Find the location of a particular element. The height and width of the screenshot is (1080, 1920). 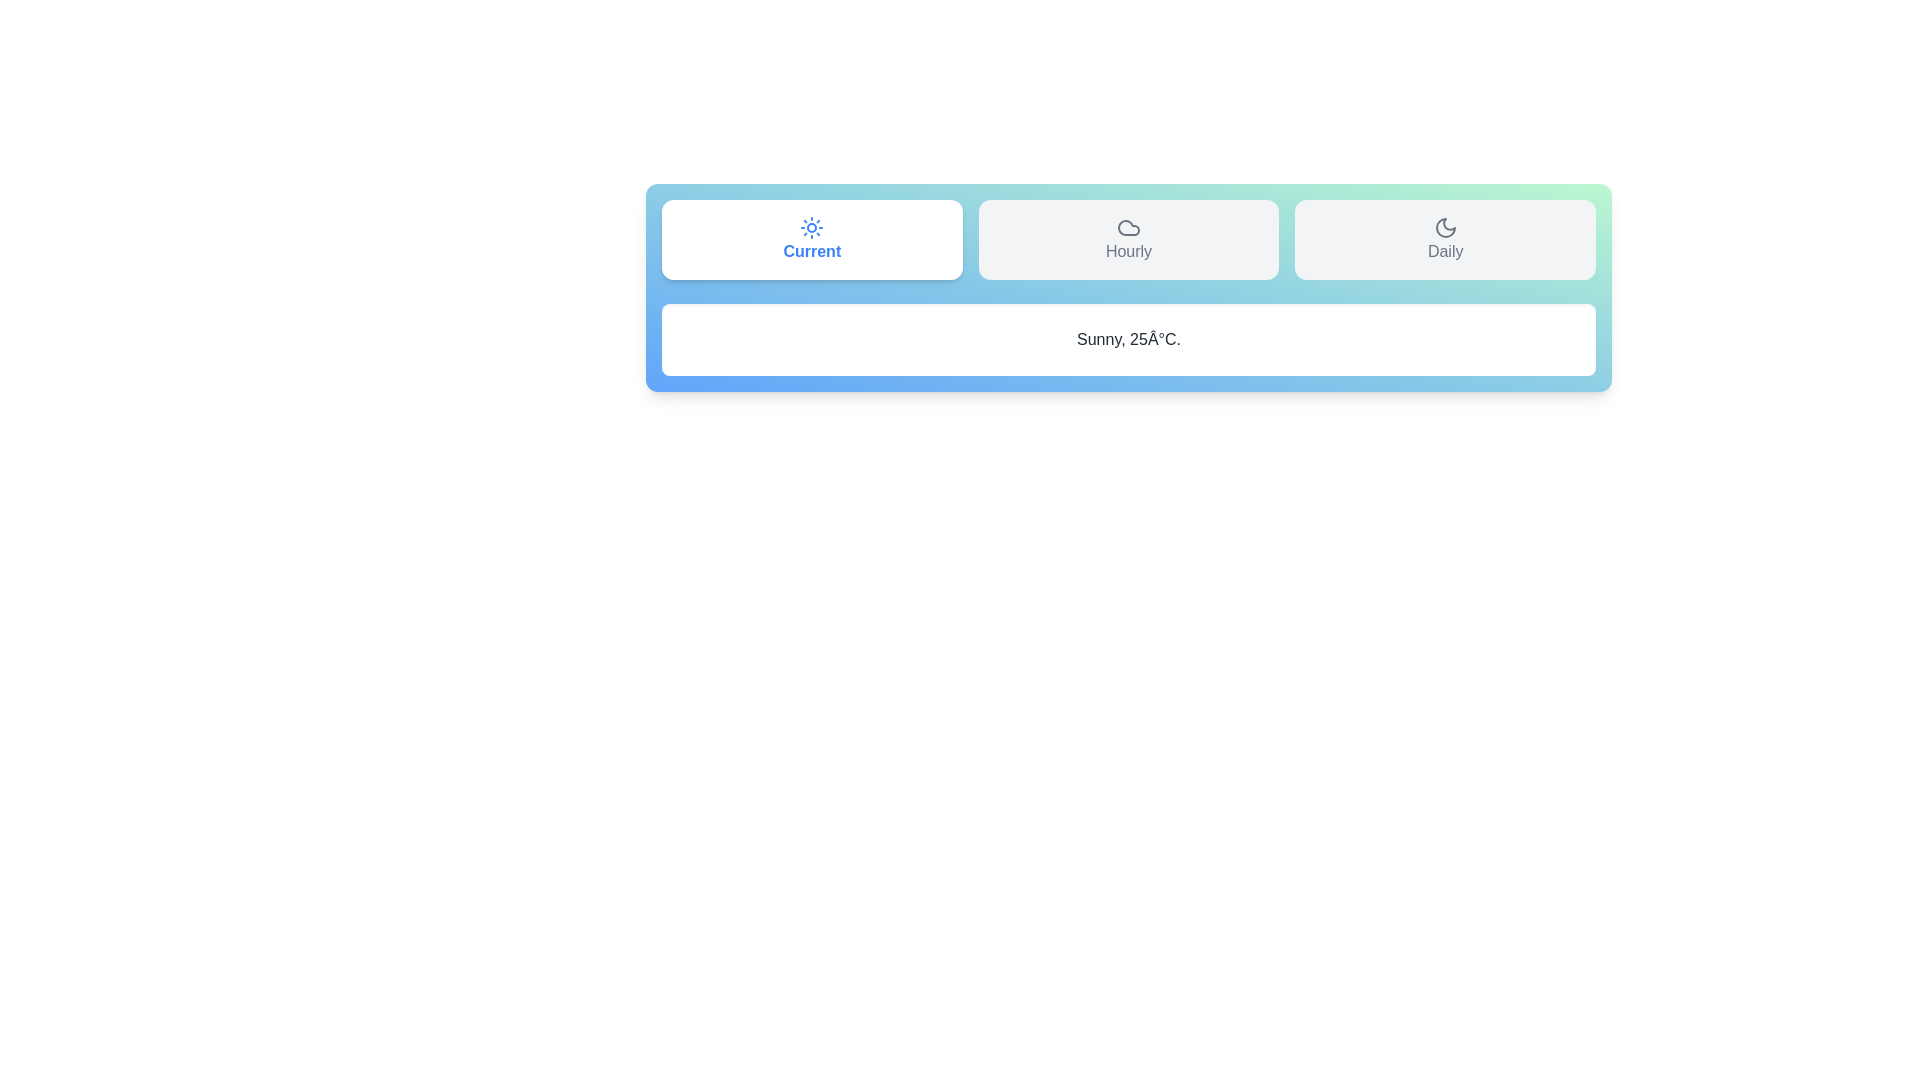

the Current tab to view its content is located at coordinates (811, 238).